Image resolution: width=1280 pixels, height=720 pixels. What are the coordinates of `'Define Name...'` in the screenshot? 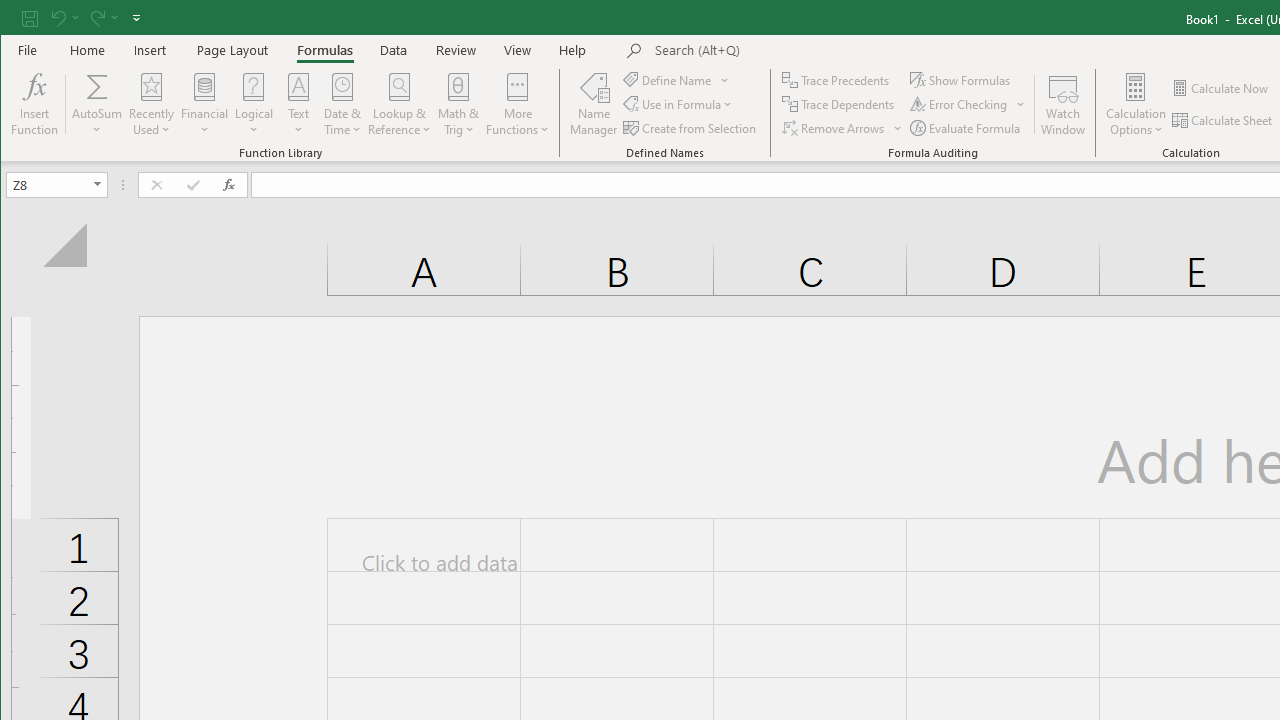 It's located at (668, 79).